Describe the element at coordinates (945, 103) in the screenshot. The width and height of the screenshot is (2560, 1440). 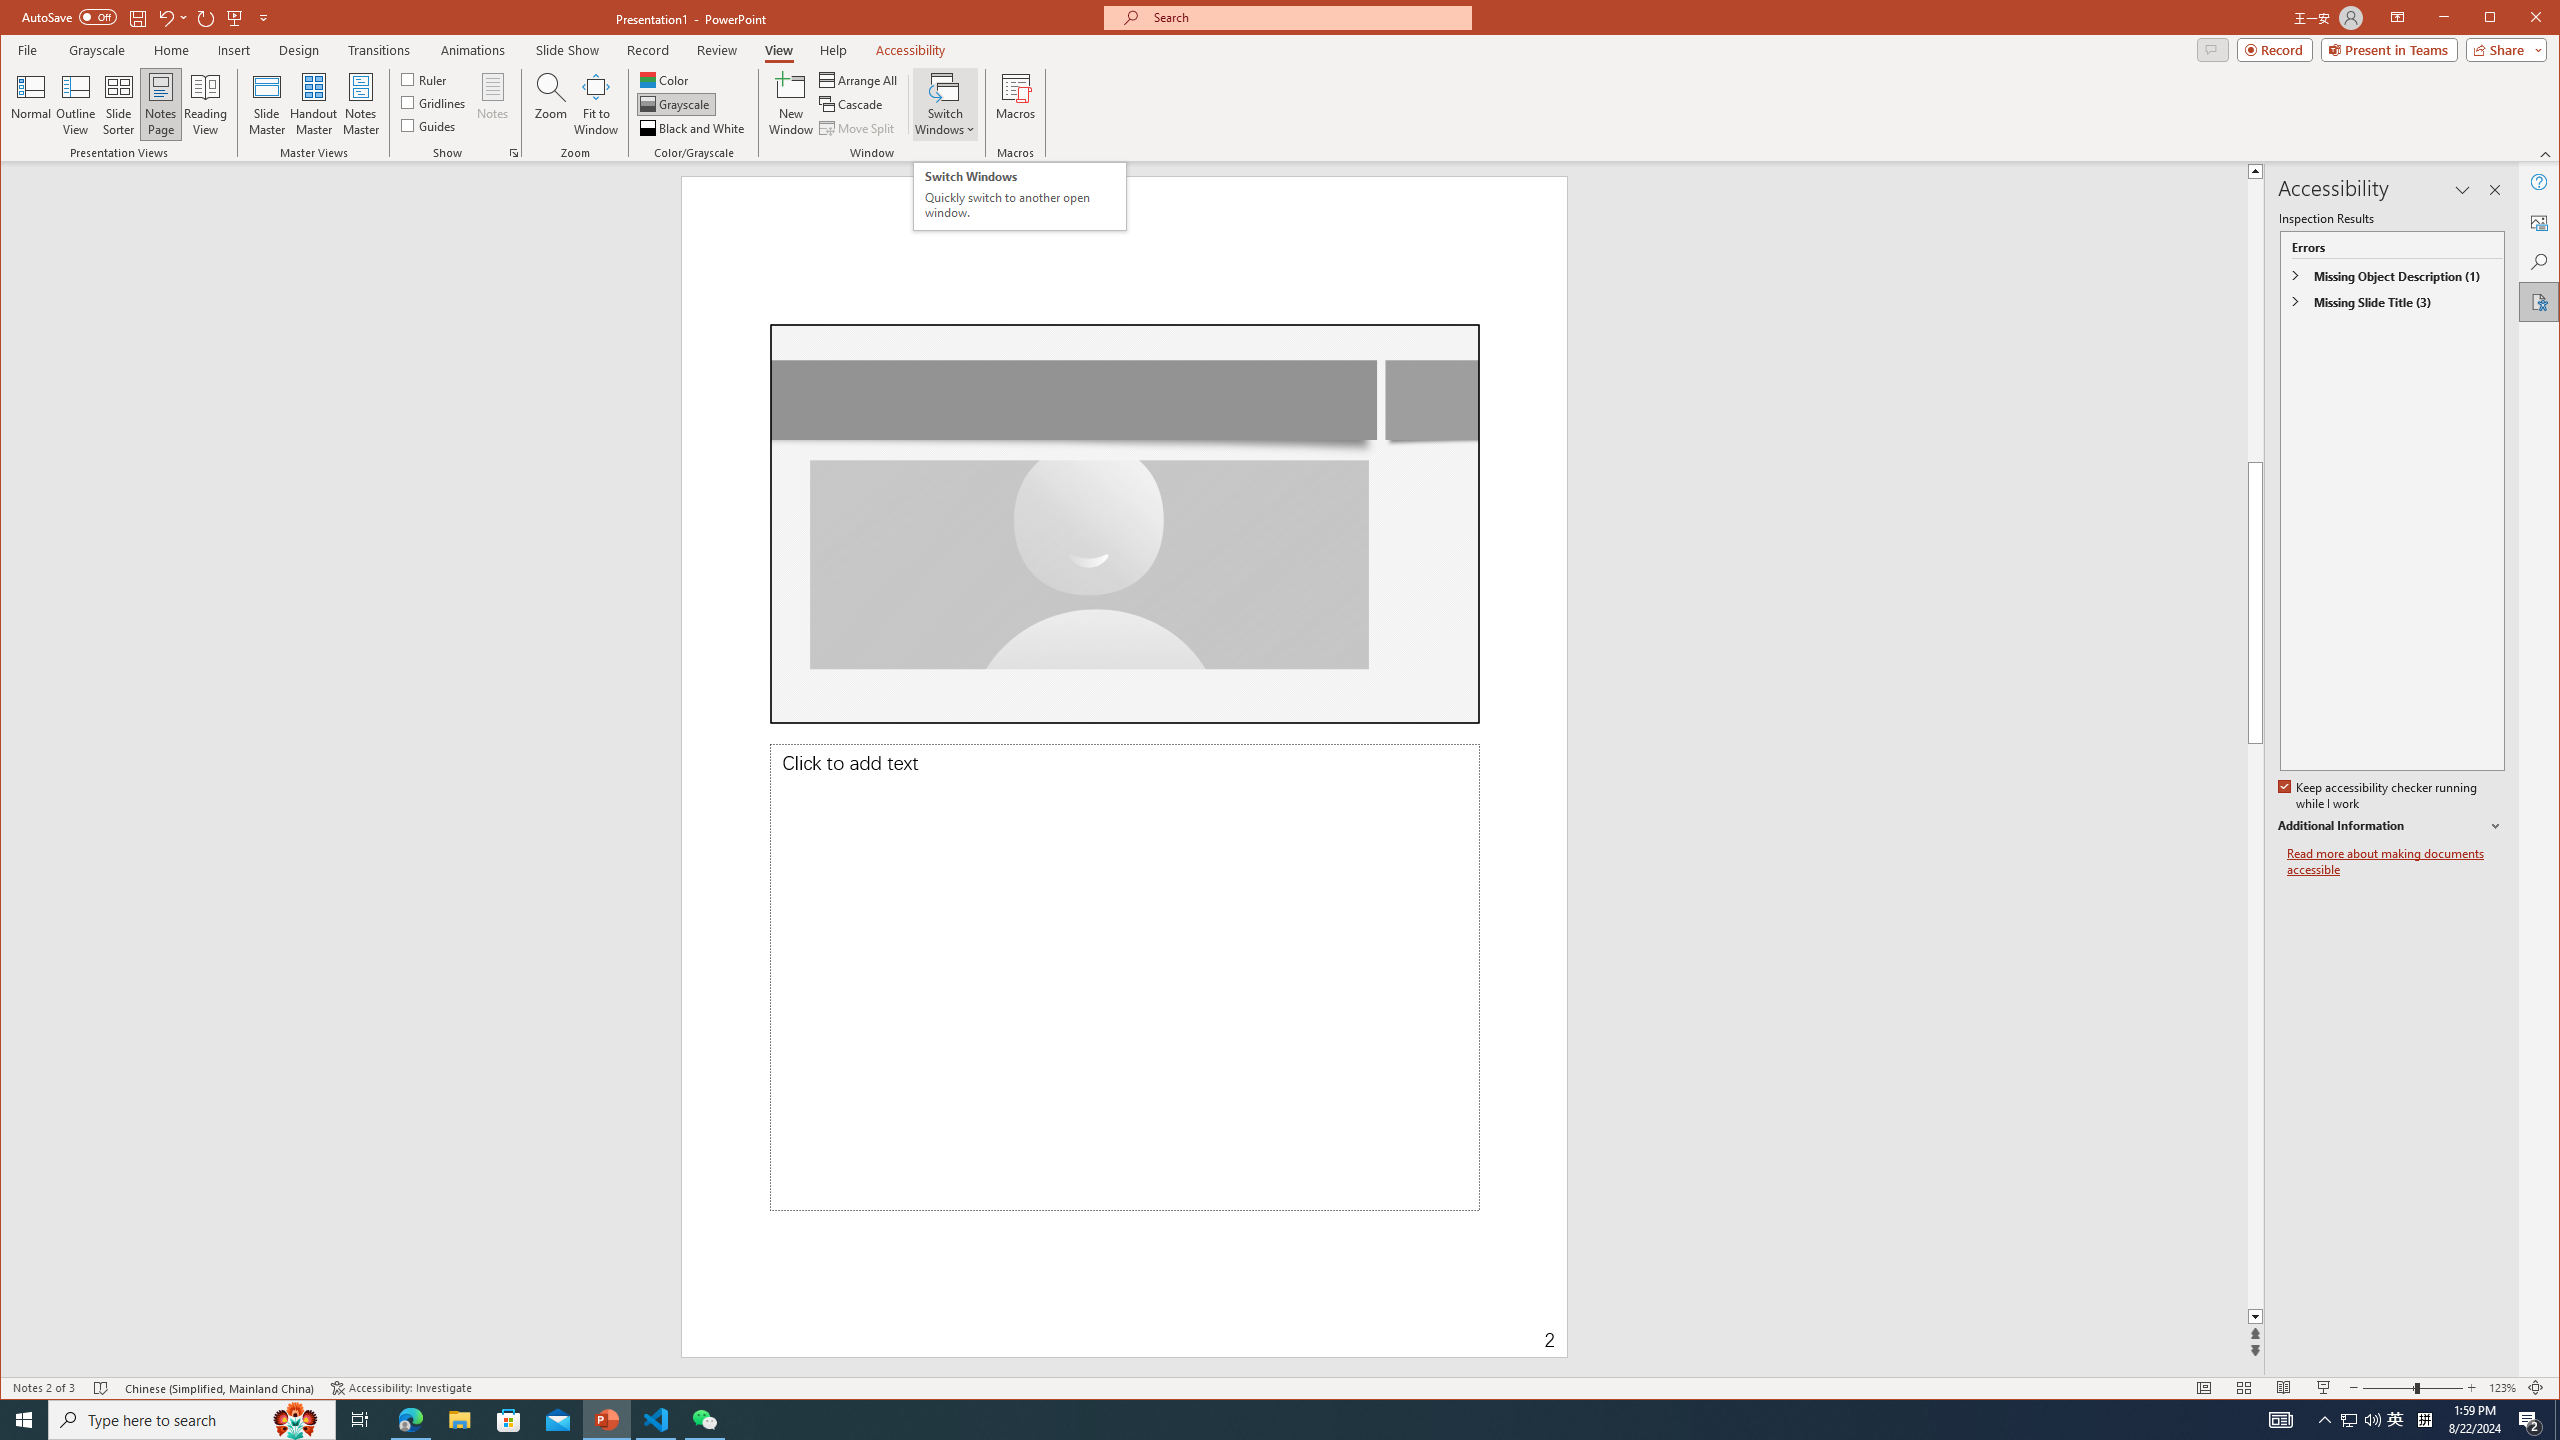
I see `'Switch Windows'` at that location.